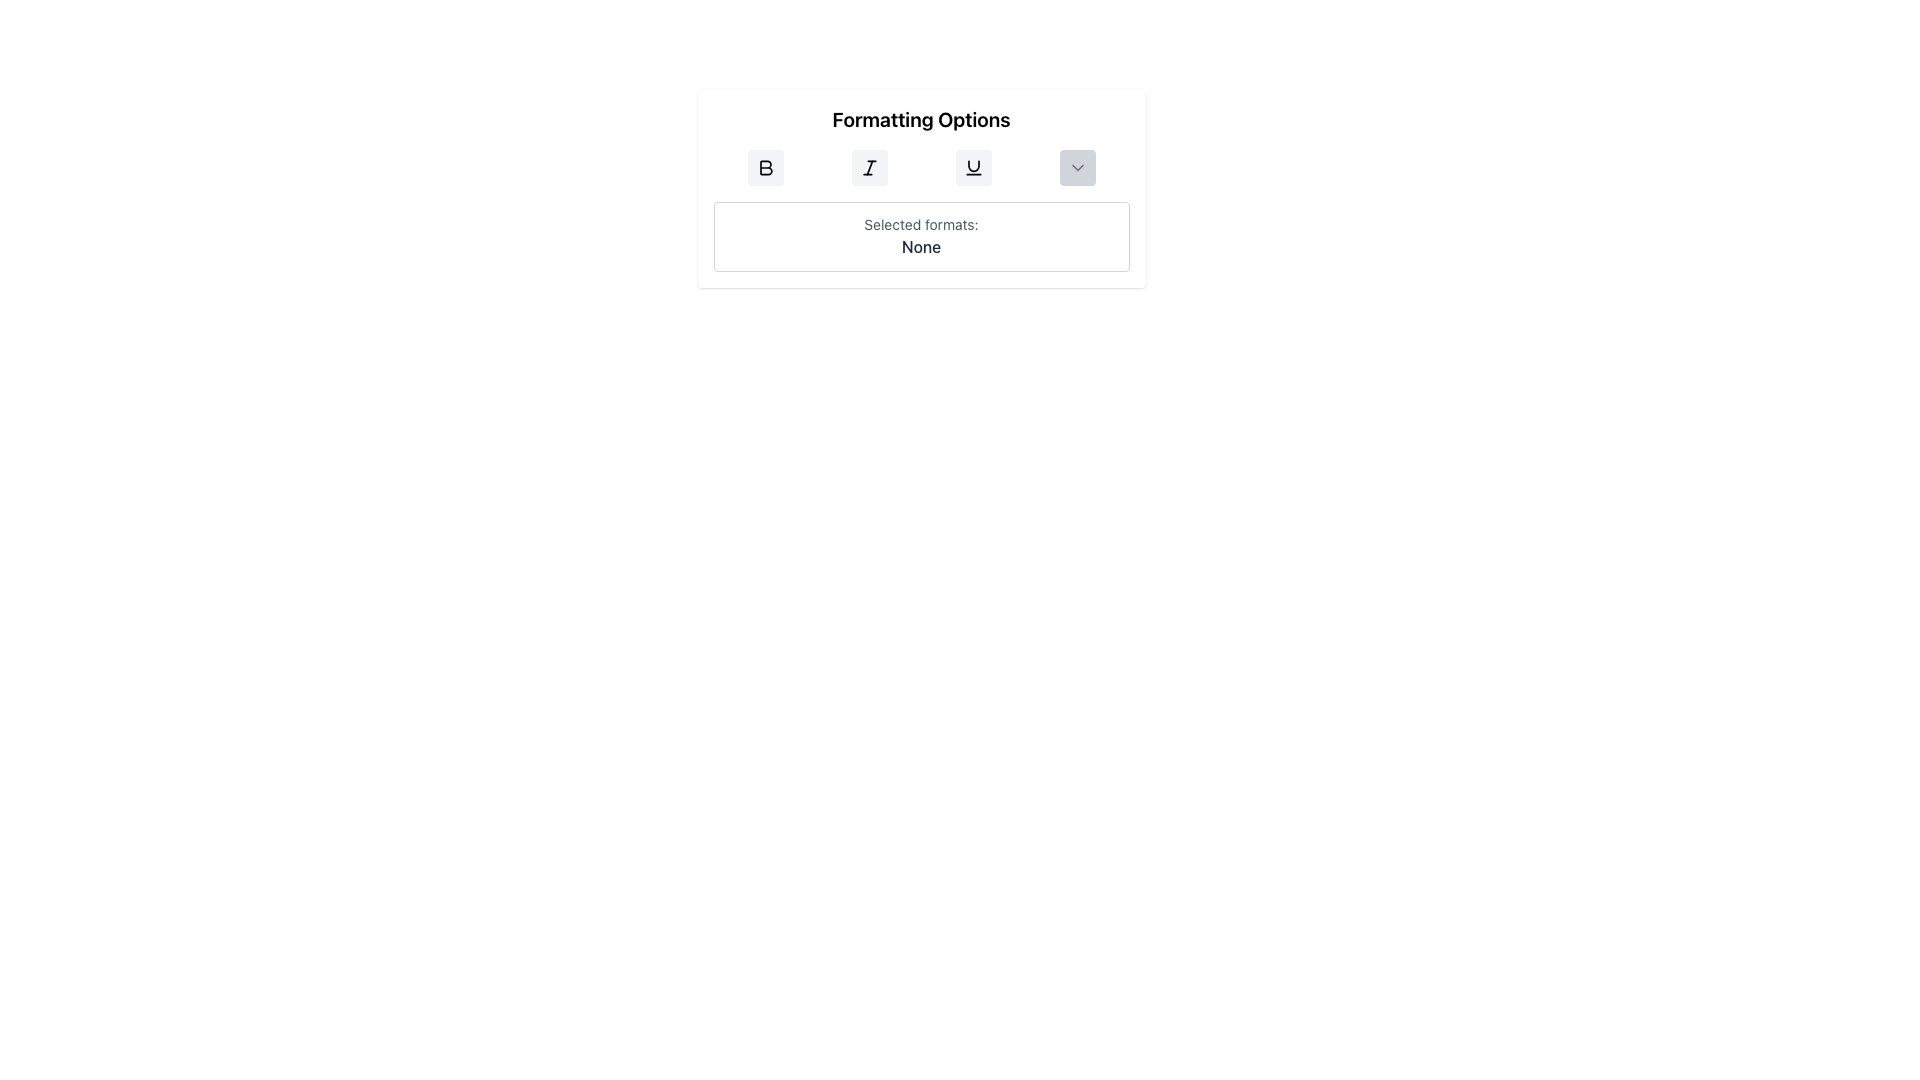  What do you see at coordinates (869, 167) in the screenshot?
I see `the italic icon button in the toolbar` at bounding box center [869, 167].